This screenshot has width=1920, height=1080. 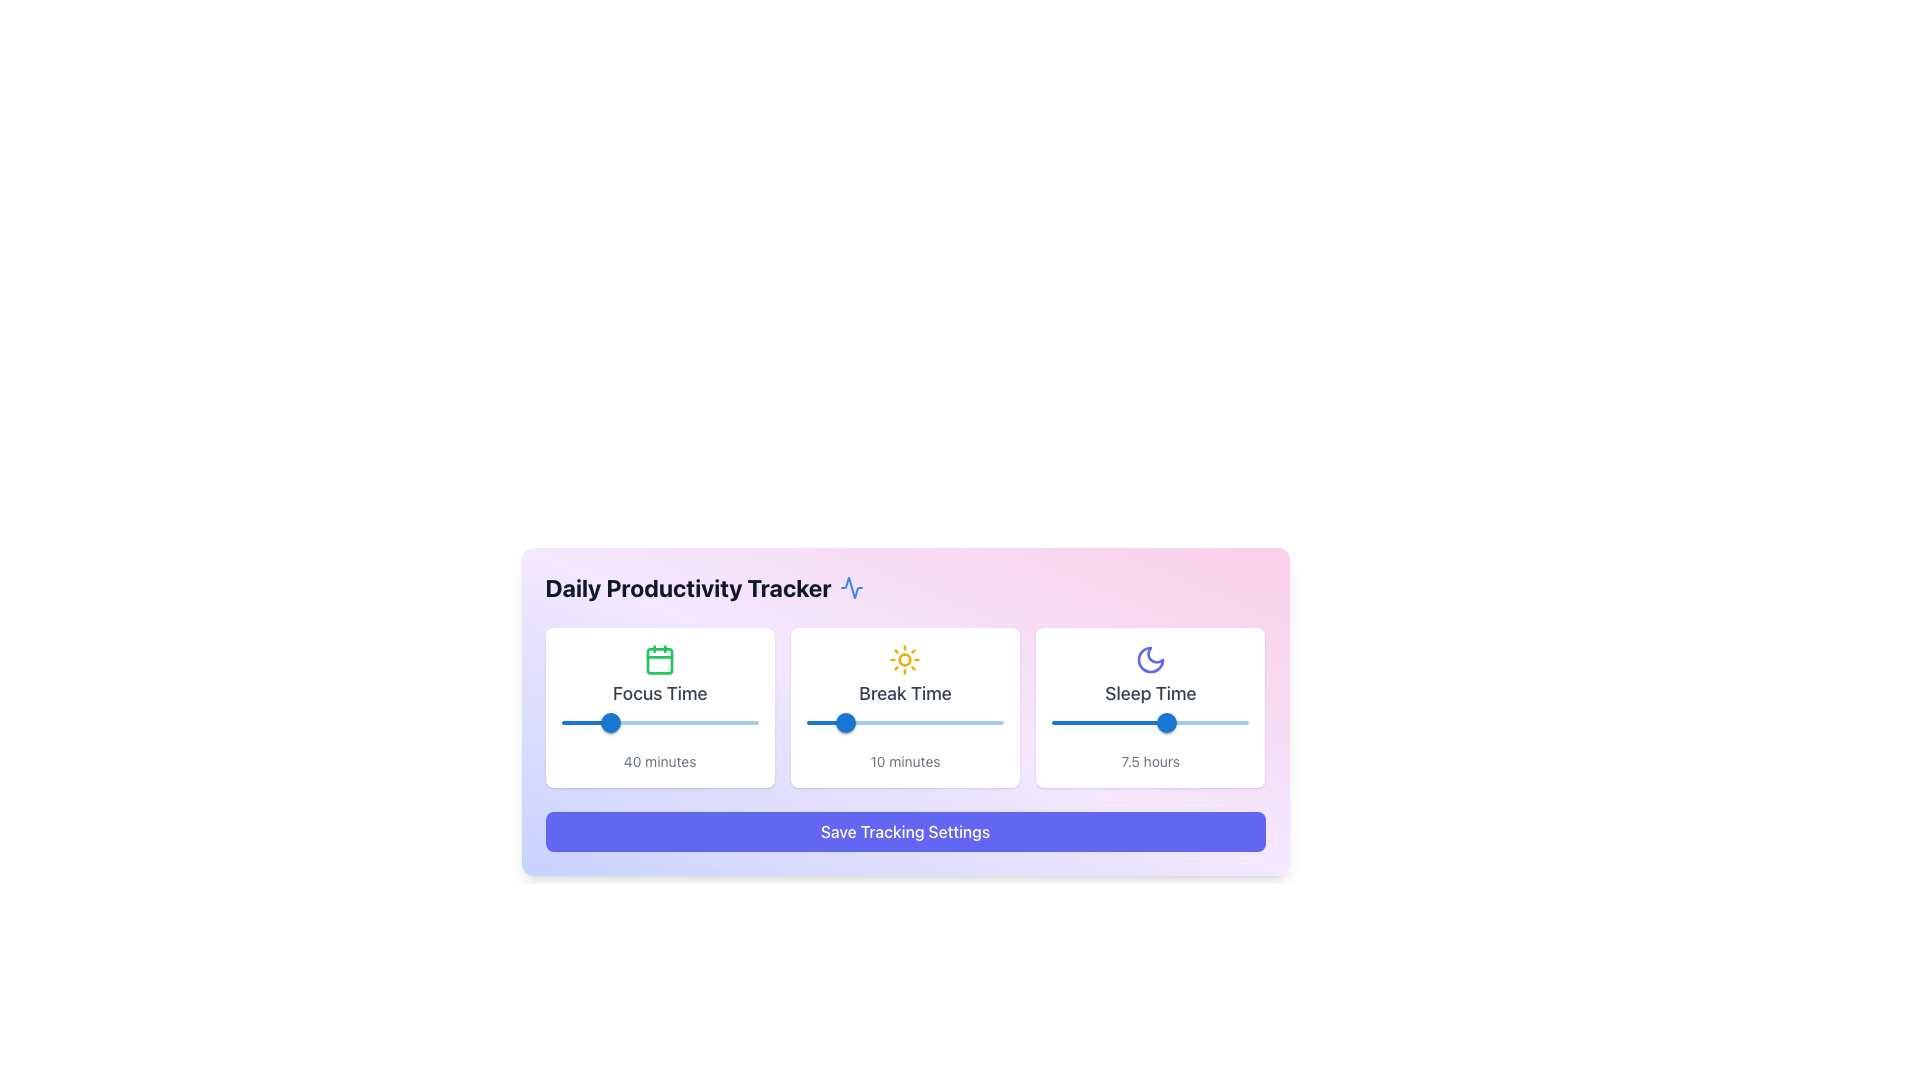 I want to click on the SVG graphic of the activity waveform icon styled in blue, located to the left of the text 'Daily Productivity Tracker', so click(x=851, y=586).